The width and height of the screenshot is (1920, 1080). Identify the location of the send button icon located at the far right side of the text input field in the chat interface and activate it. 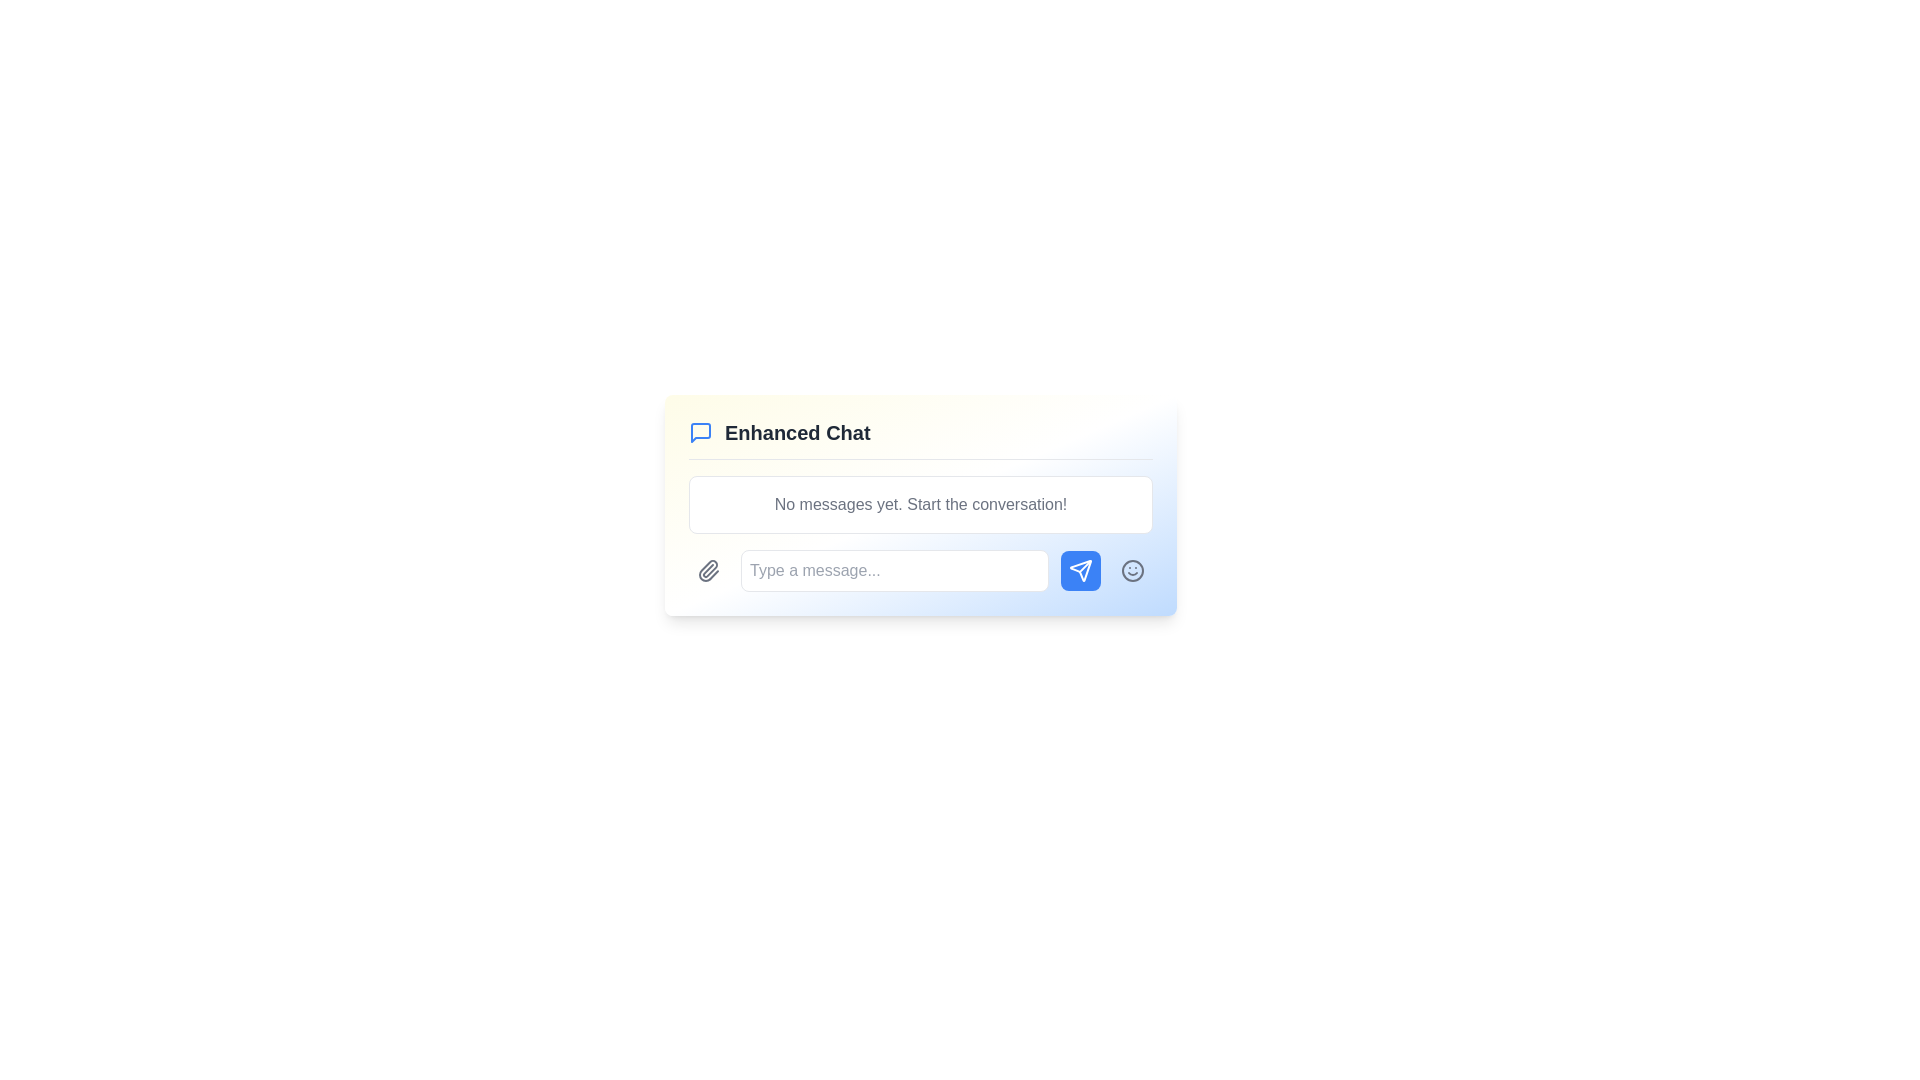
(1079, 570).